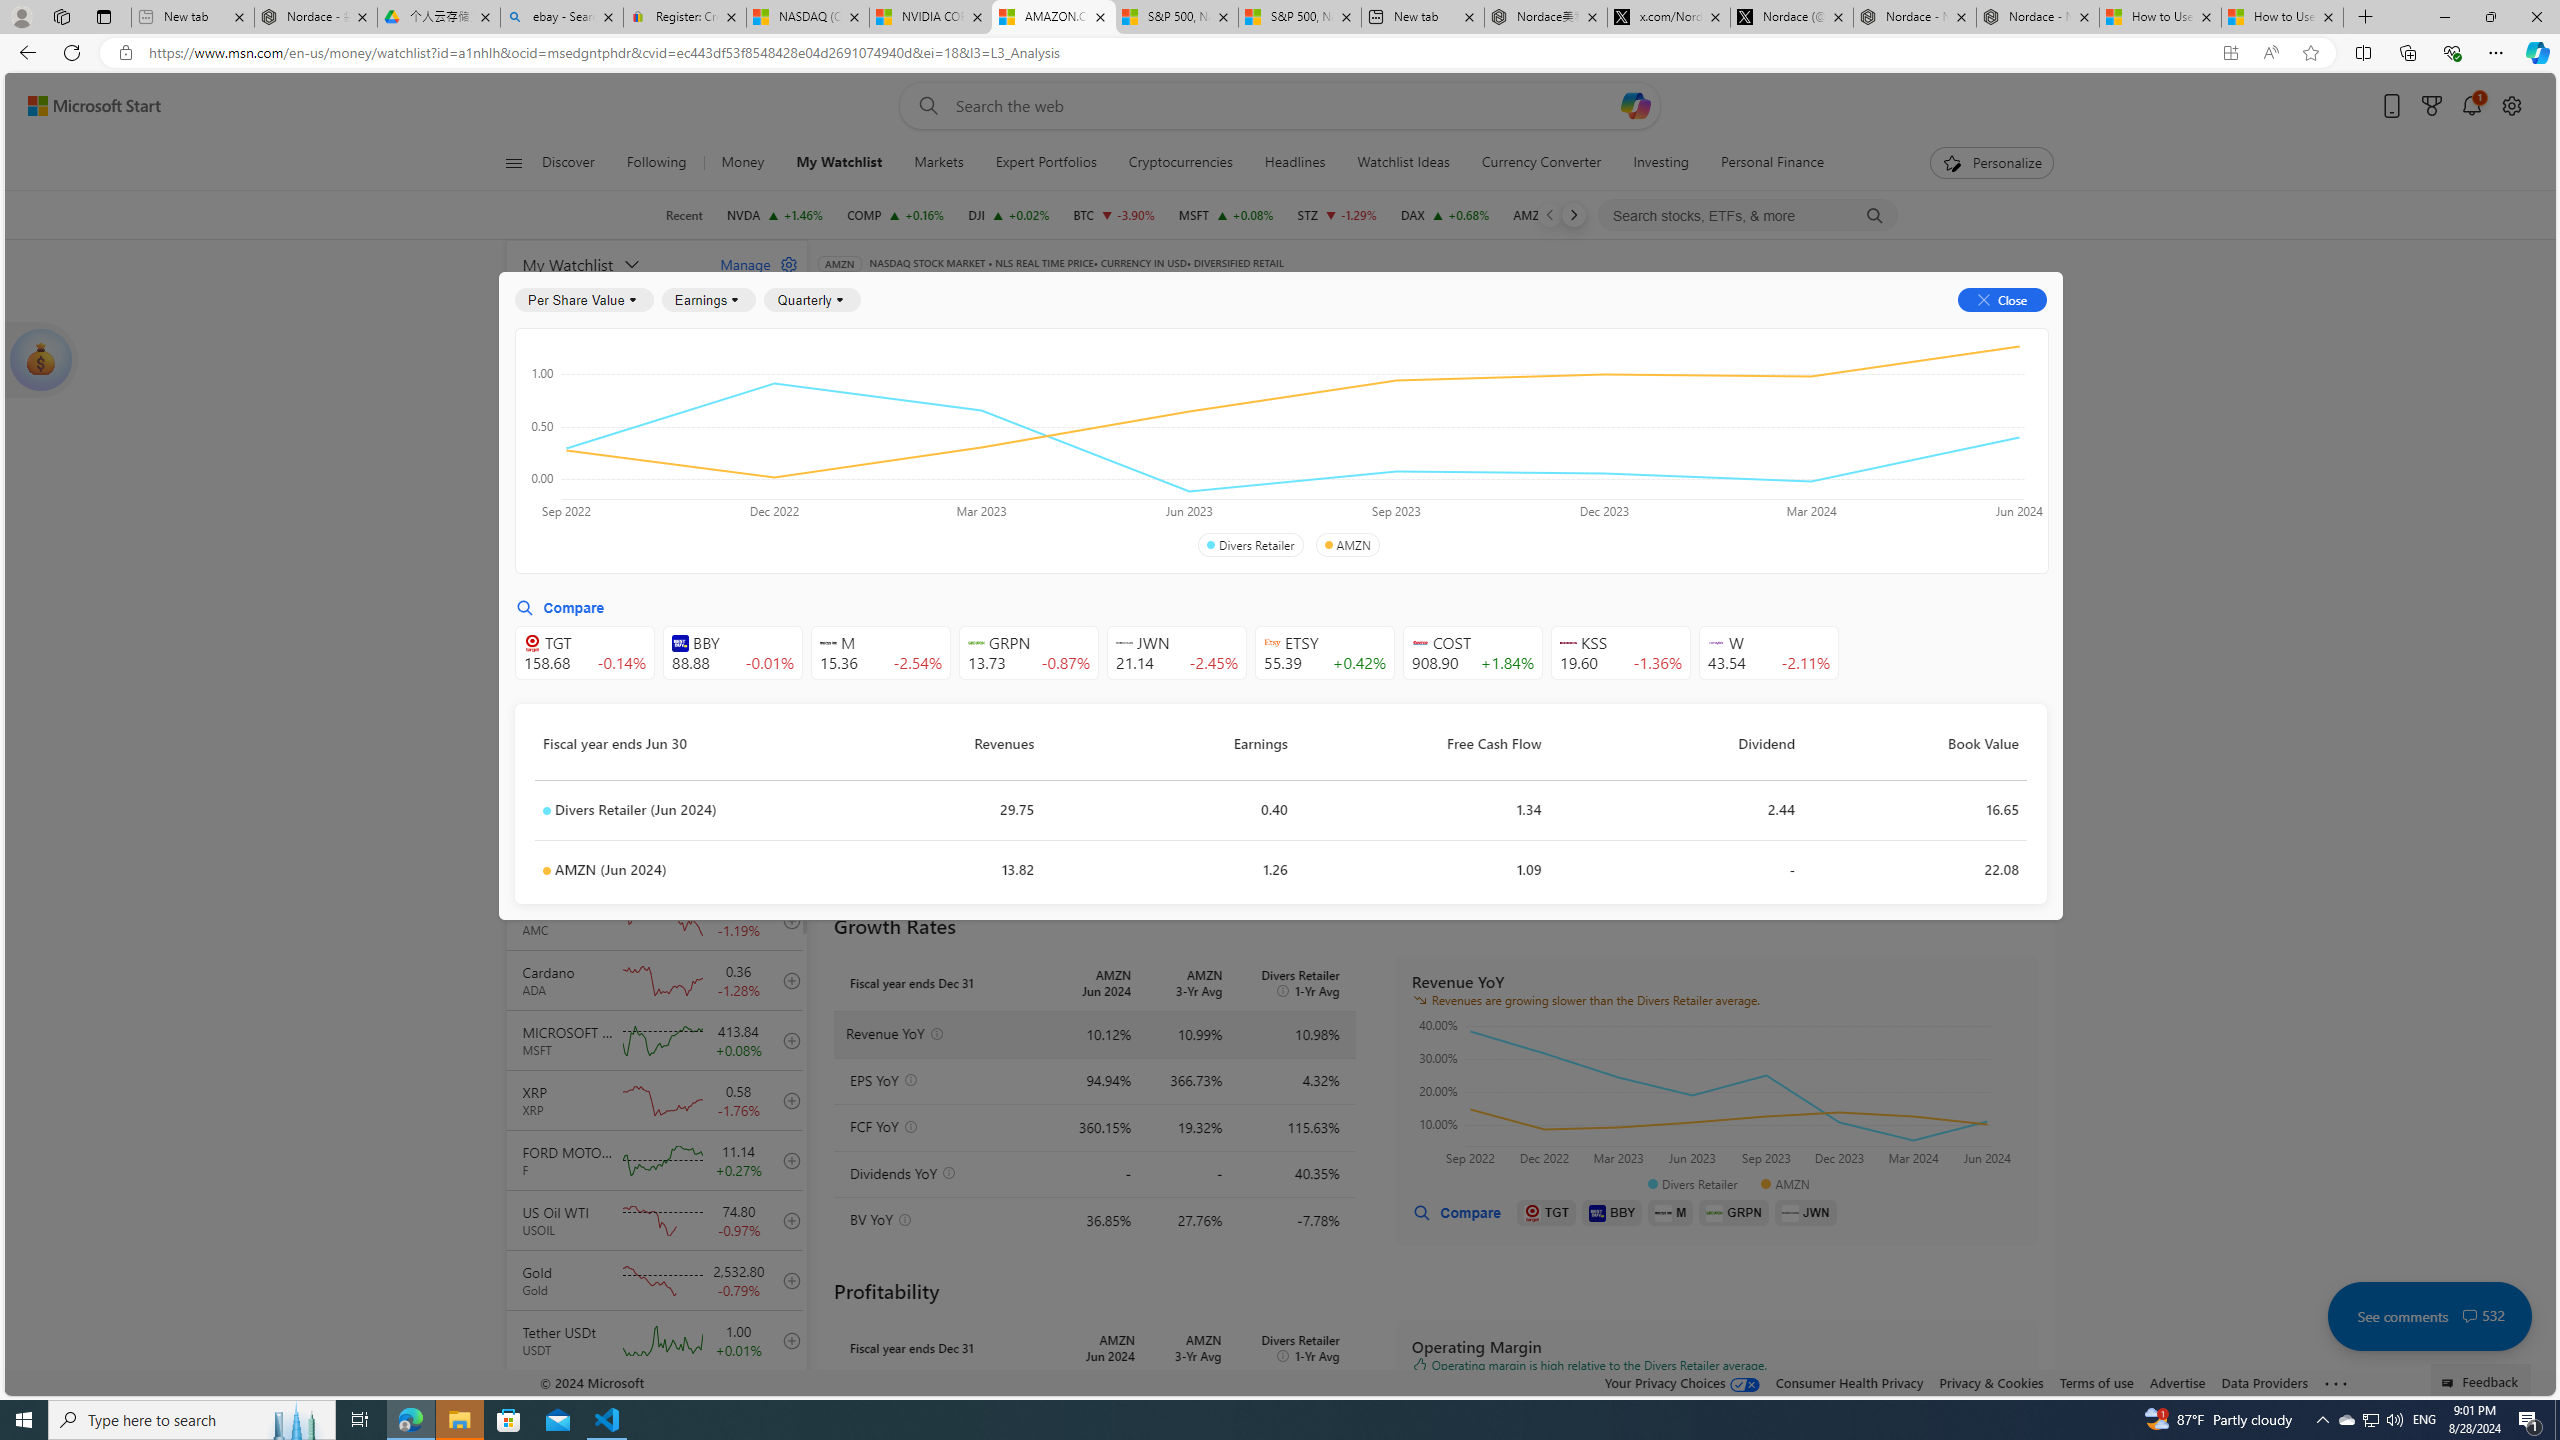 The image size is (2560, 1440). Describe the element at coordinates (2450, 1382) in the screenshot. I see `'Class: feedback_link_icon-DS-EntryPoint1-1'` at that location.